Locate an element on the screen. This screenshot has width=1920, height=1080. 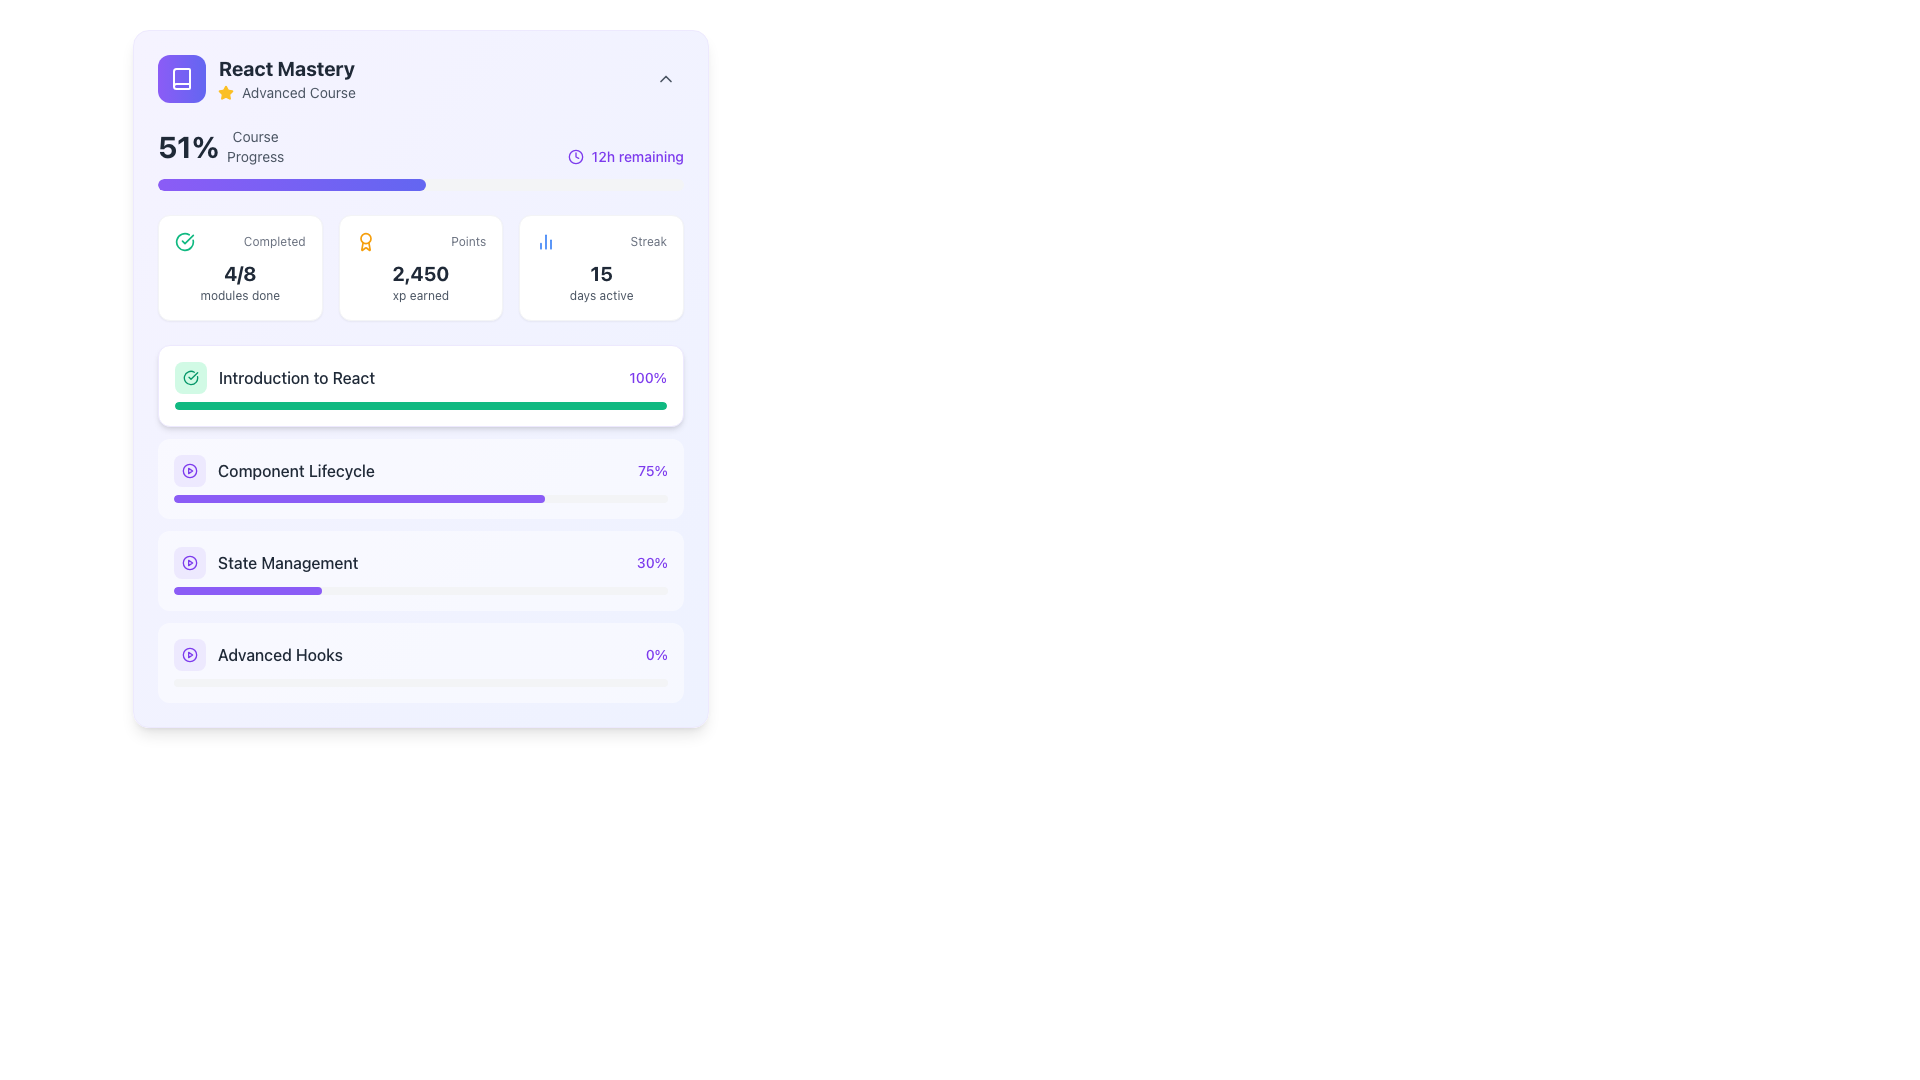
the appearance of the SVG circle element located in the 'State Management' section, to the left of the progress bar and label, characterized by its hollow center and colored border is located at coordinates (190, 563).